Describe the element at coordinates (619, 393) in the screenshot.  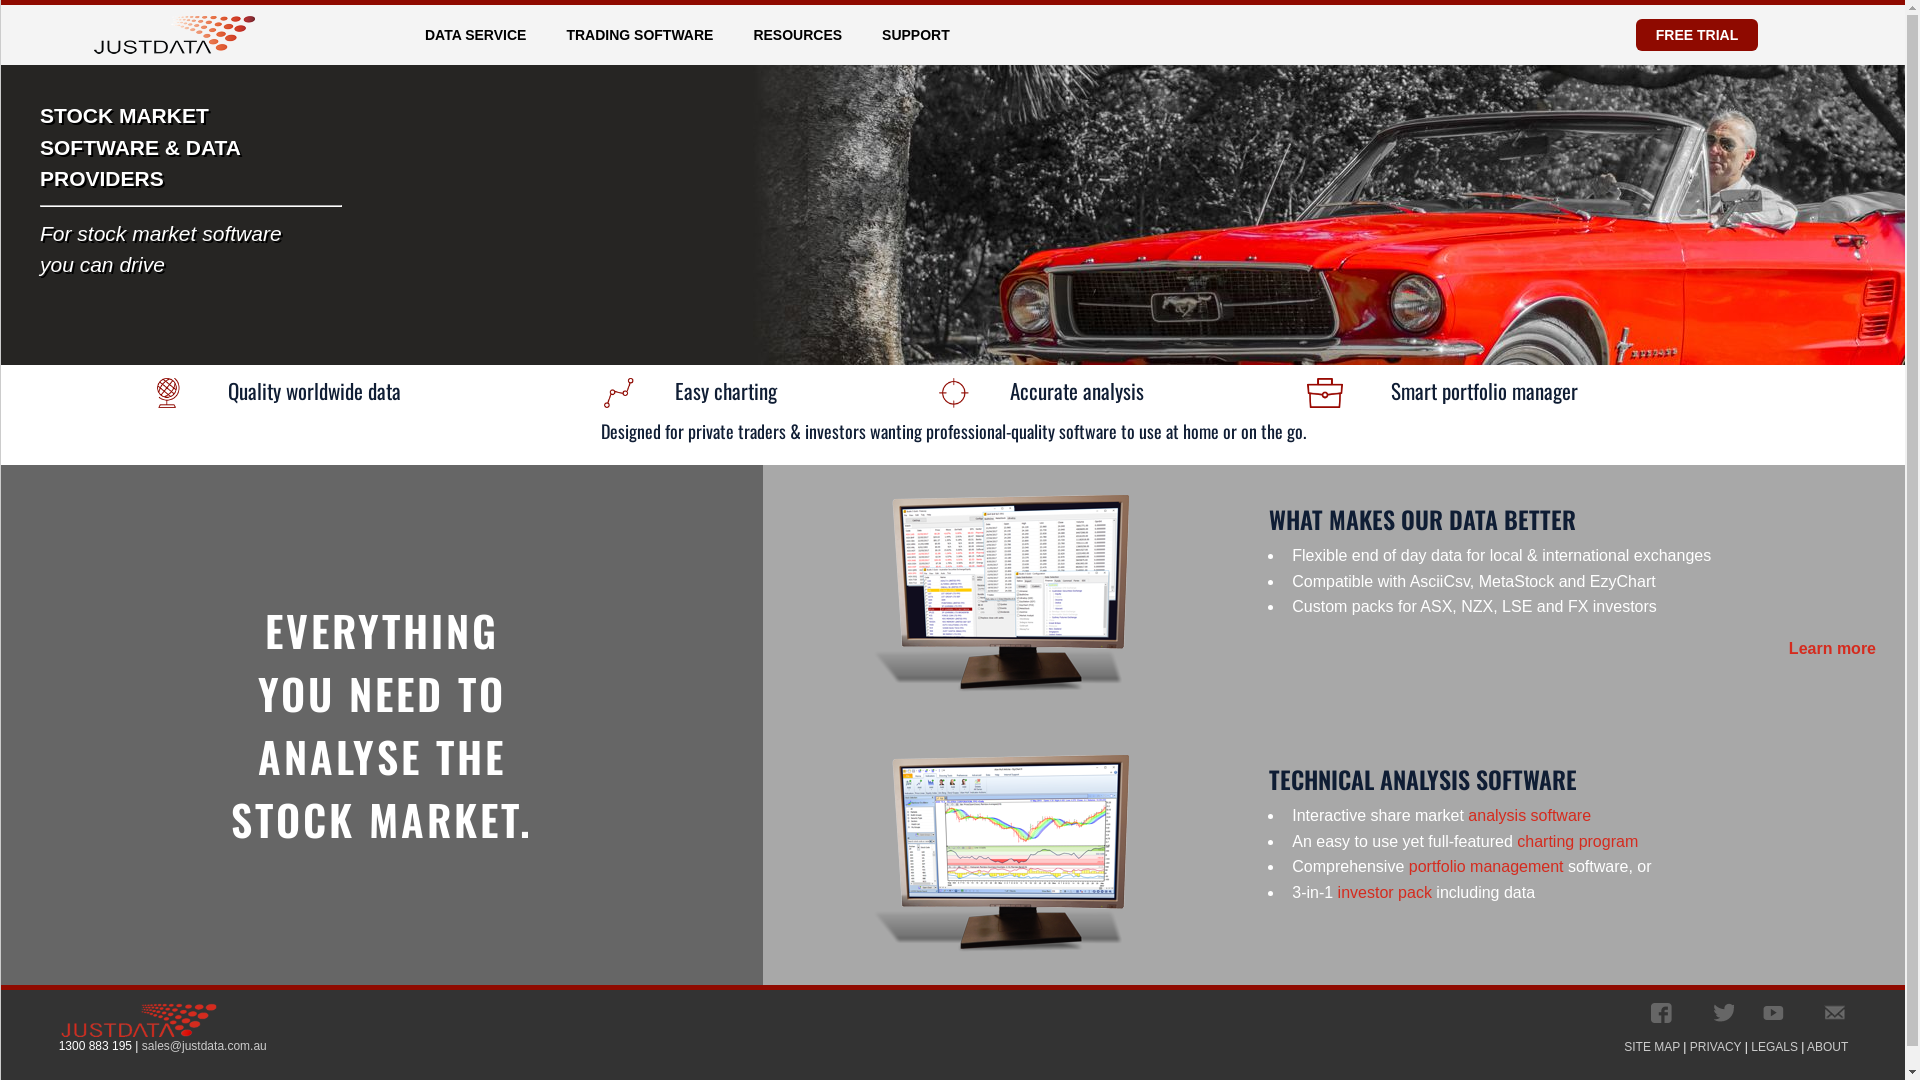
I see `'Easy Charting'` at that location.